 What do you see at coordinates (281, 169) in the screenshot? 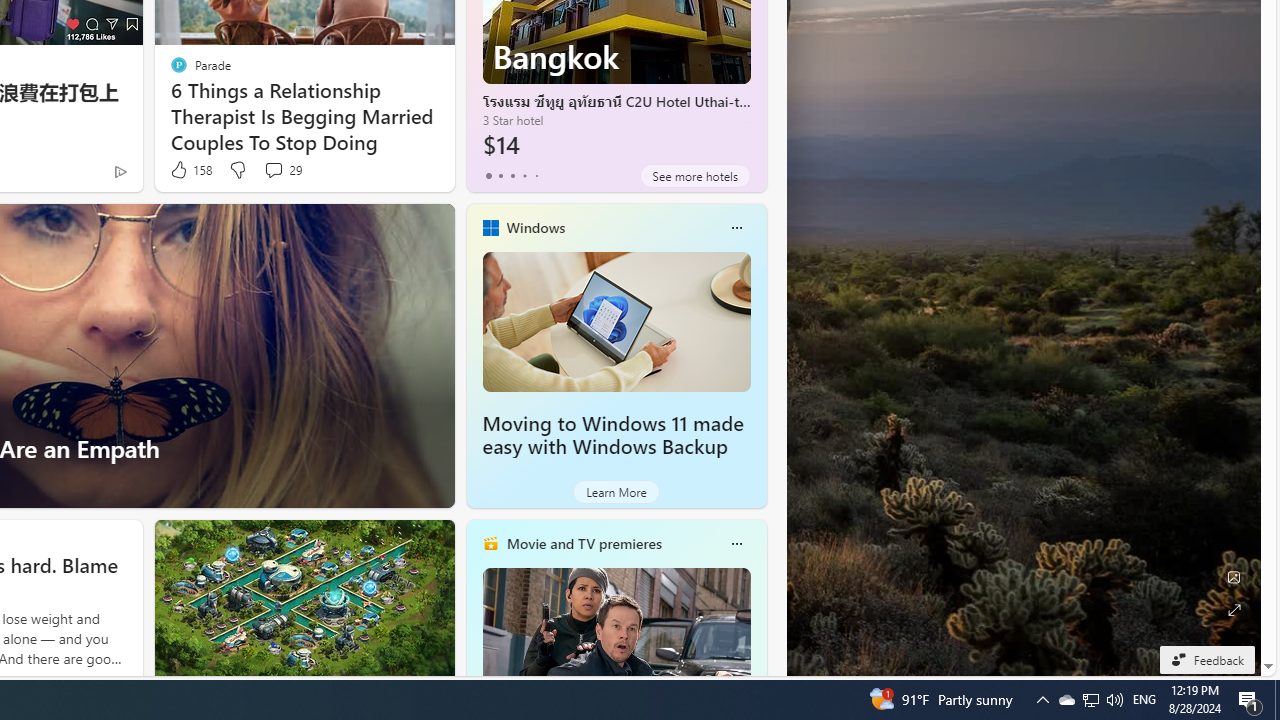
I see `'View comments 29 Comment'` at bounding box center [281, 169].